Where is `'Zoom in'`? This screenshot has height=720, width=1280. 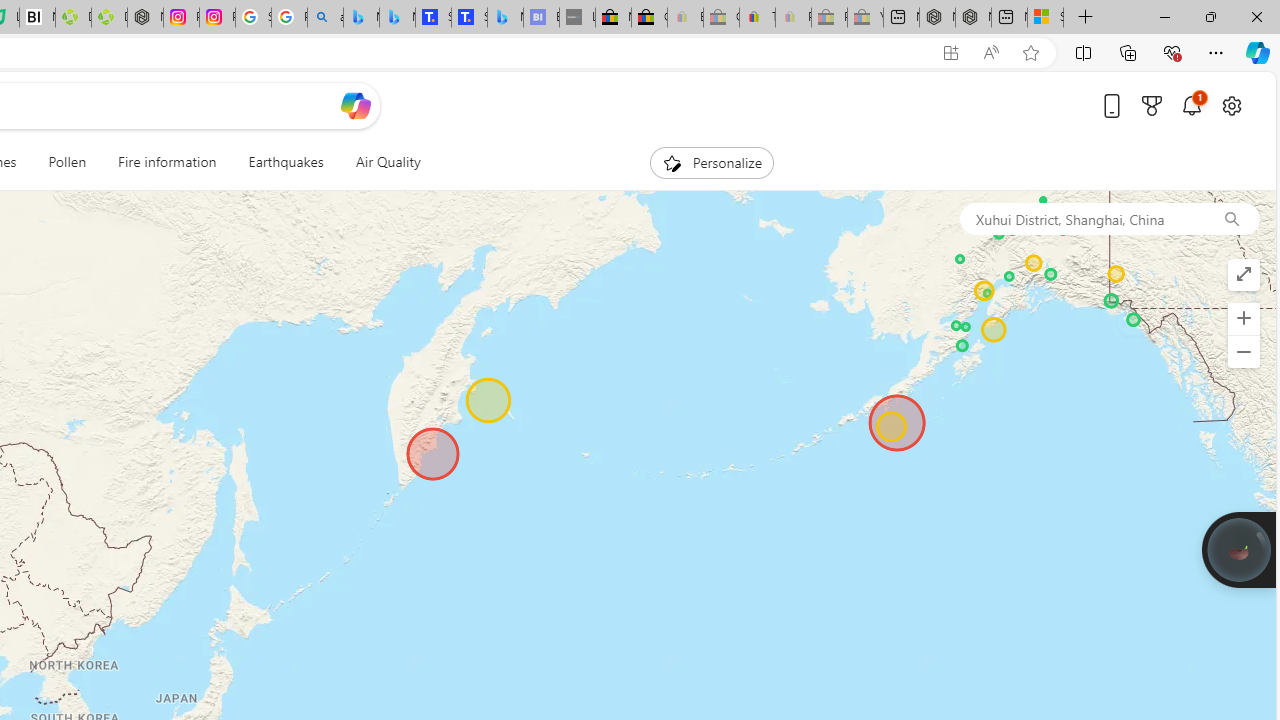
'Zoom in' is located at coordinates (1242, 317).